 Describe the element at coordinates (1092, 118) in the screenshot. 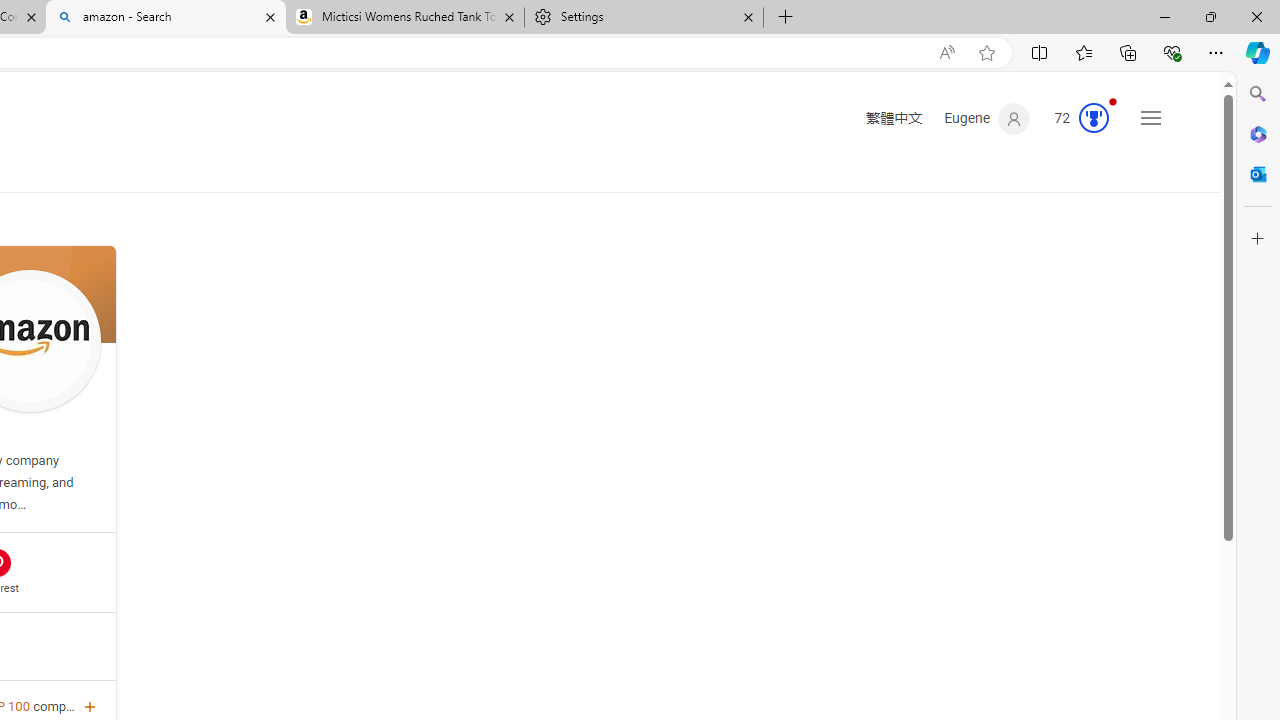

I see `'AutomationID: rh_meter'` at that location.